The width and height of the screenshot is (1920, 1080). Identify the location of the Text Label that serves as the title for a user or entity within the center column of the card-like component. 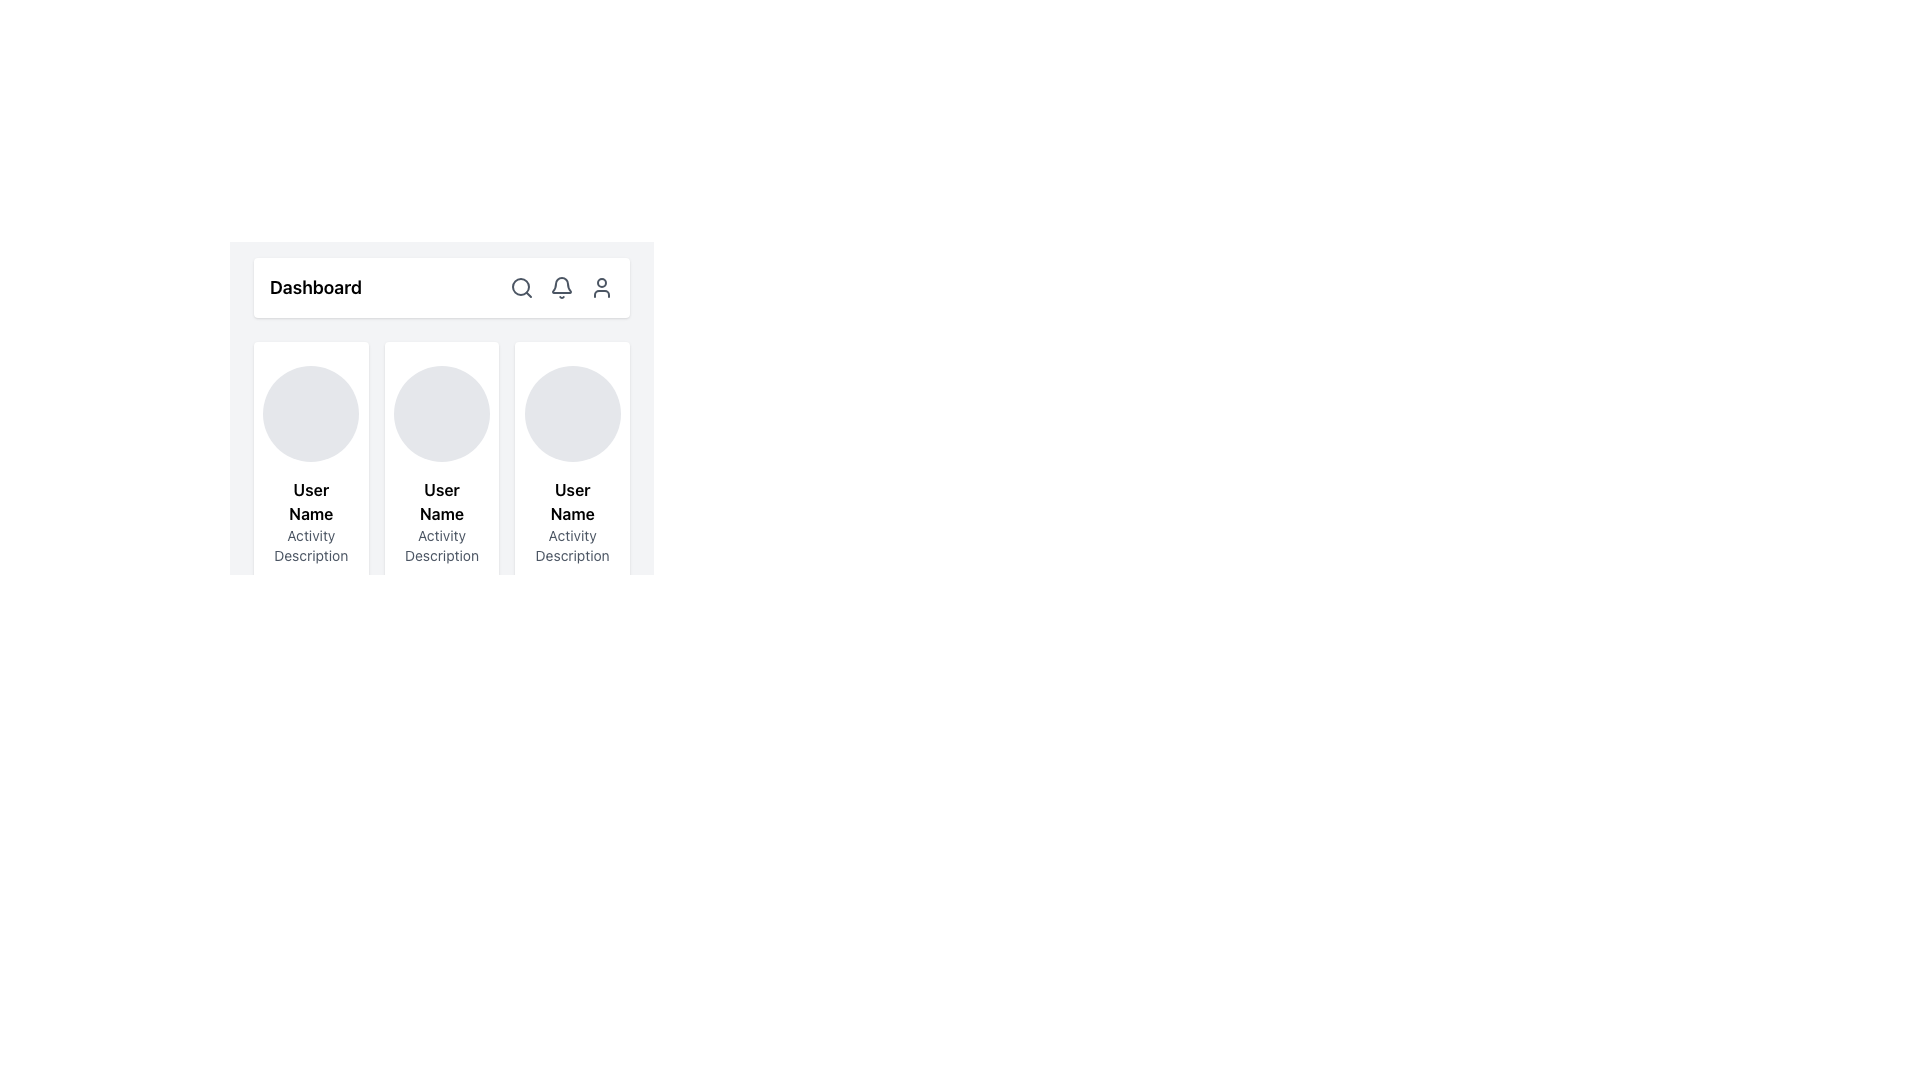
(440, 500).